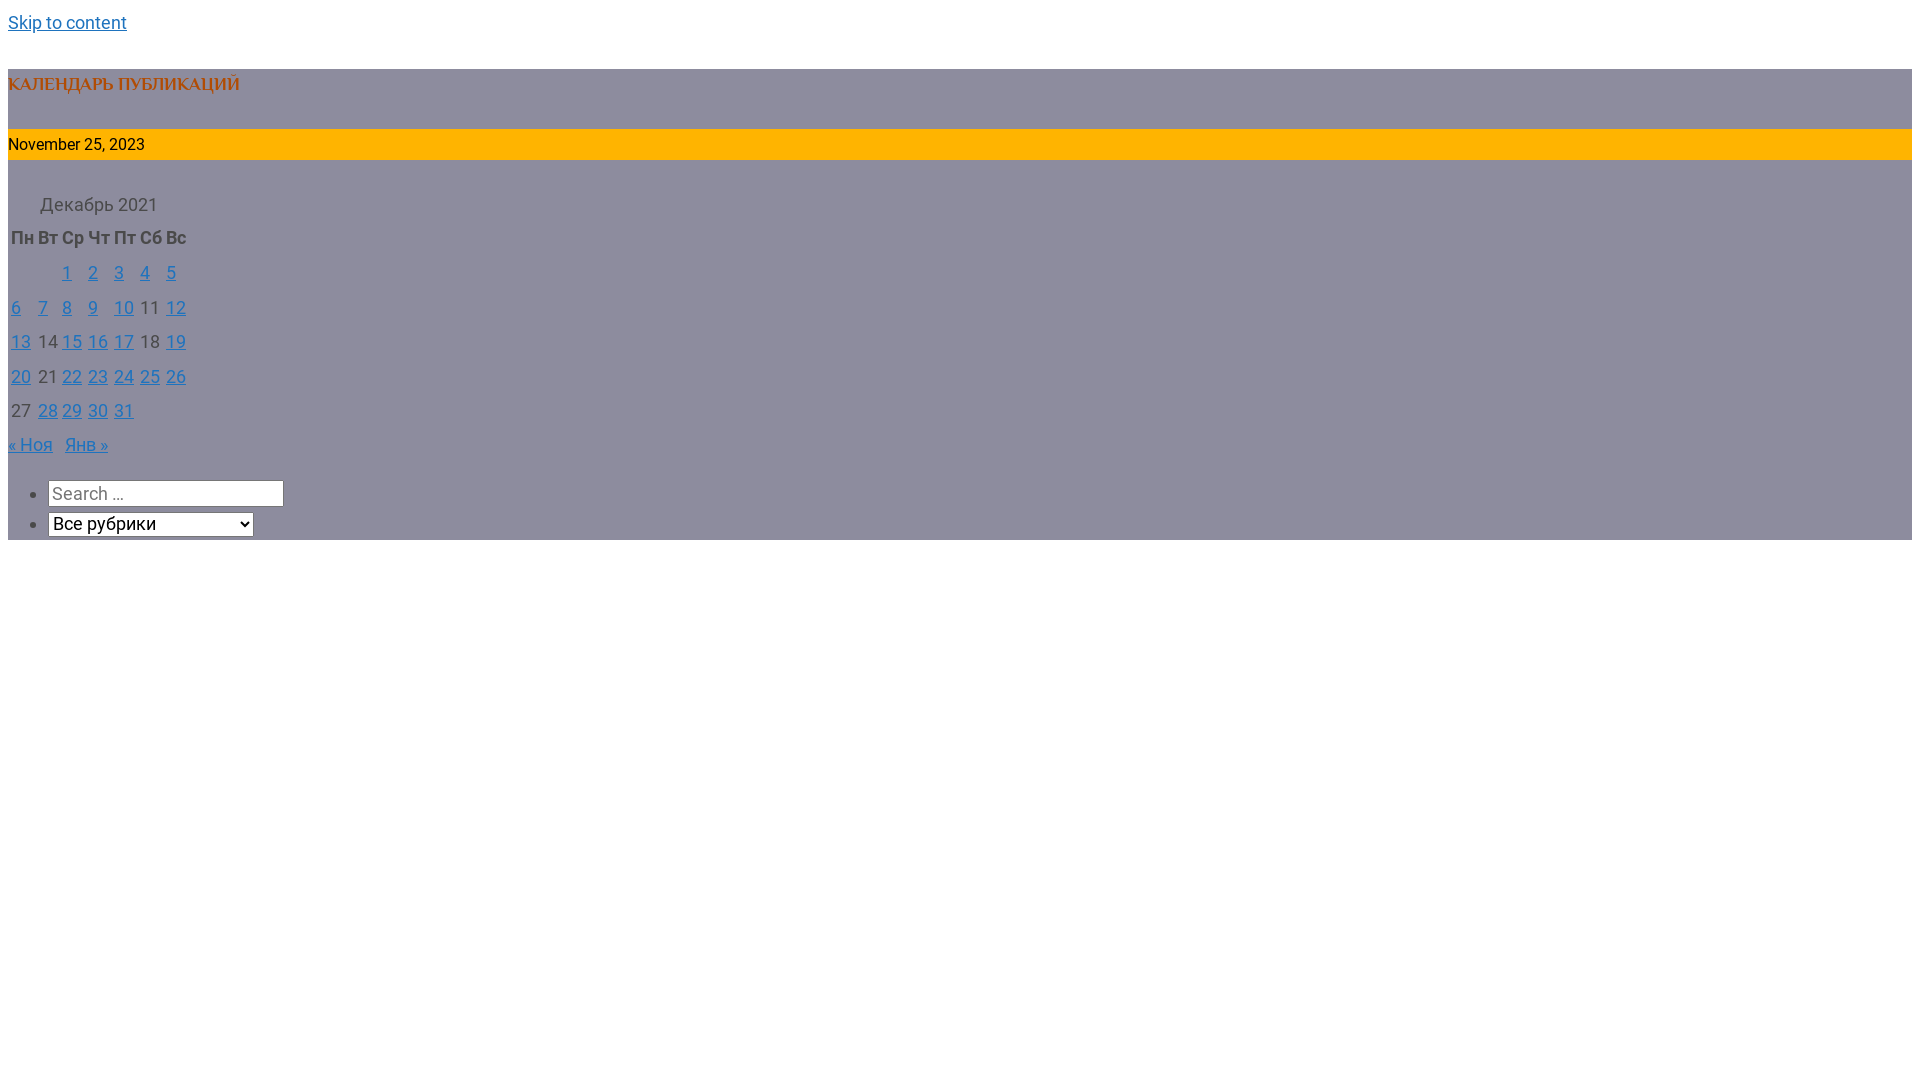  What do you see at coordinates (166, 340) in the screenshot?
I see `'19'` at bounding box center [166, 340].